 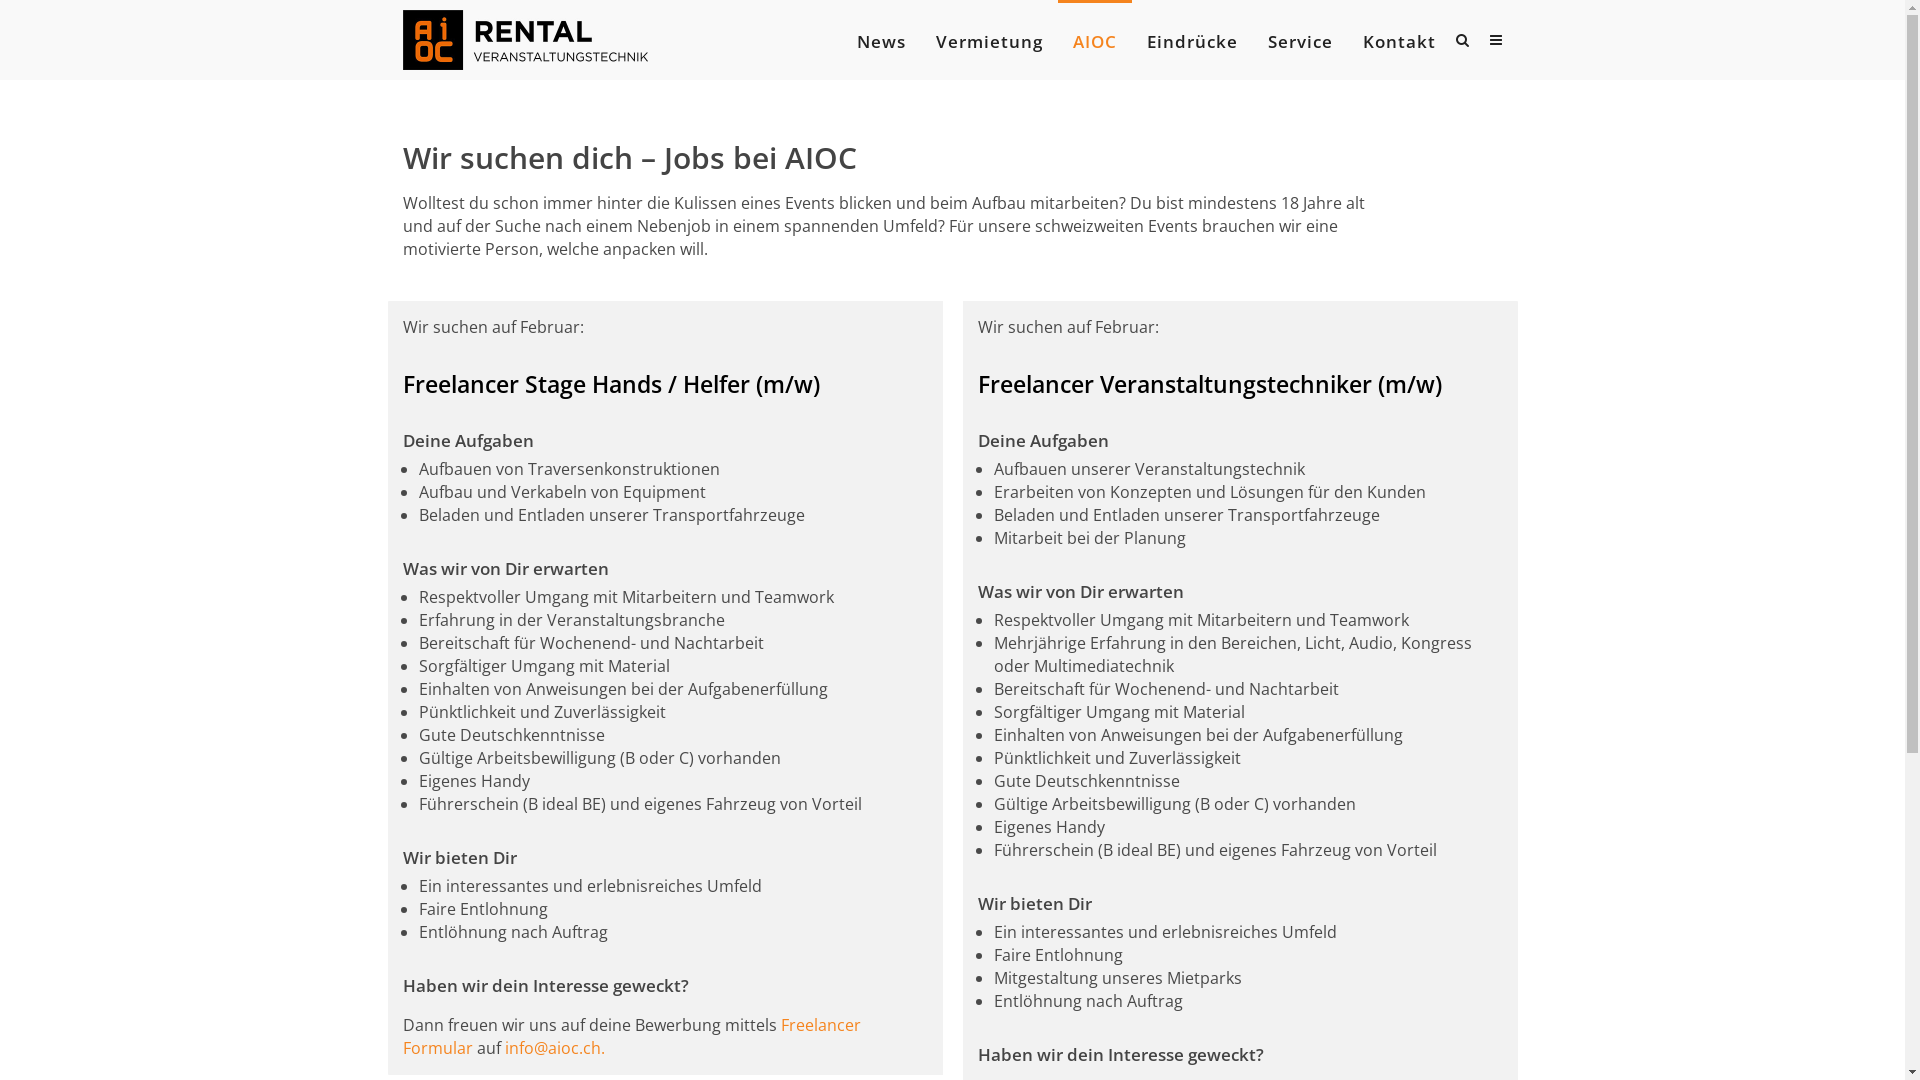 I want to click on 'info@aioc.ch.', so click(x=553, y=1047).